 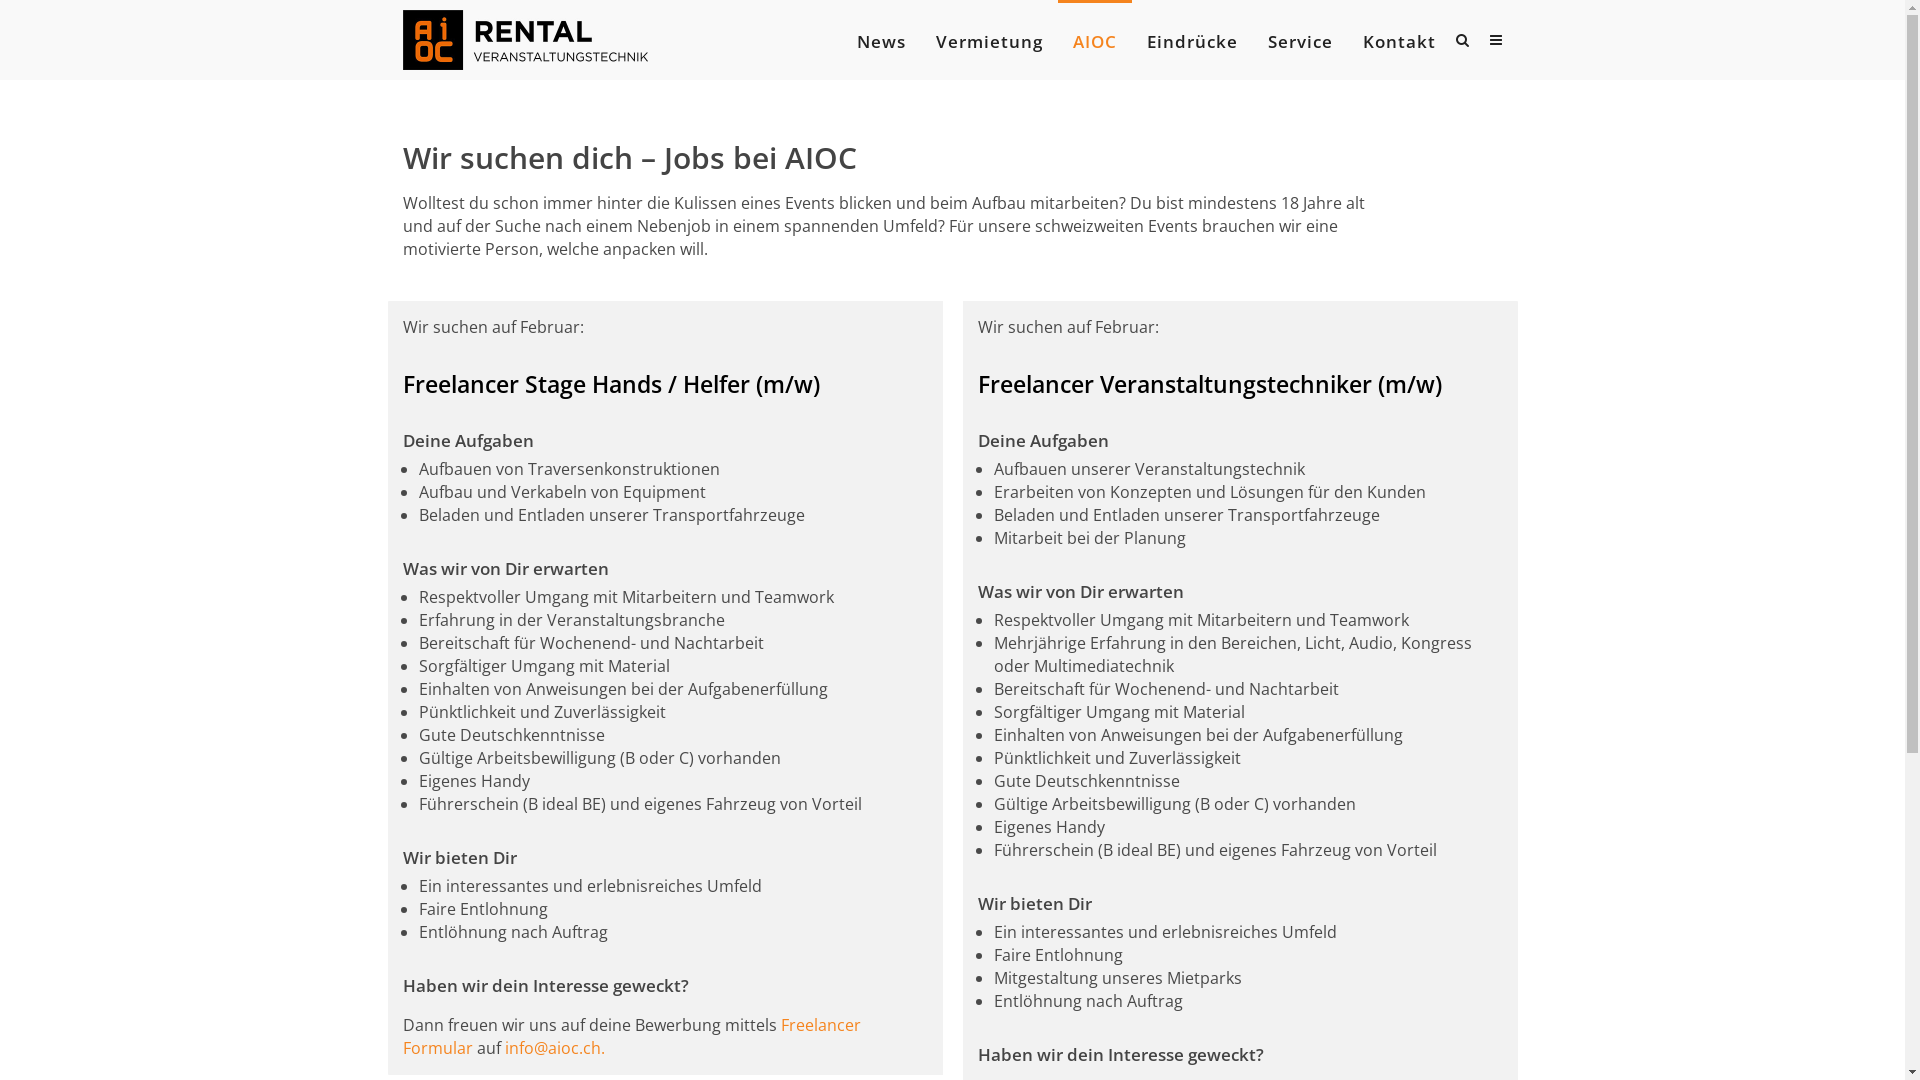 I want to click on 'info@aioc.ch.', so click(x=553, y=1047).